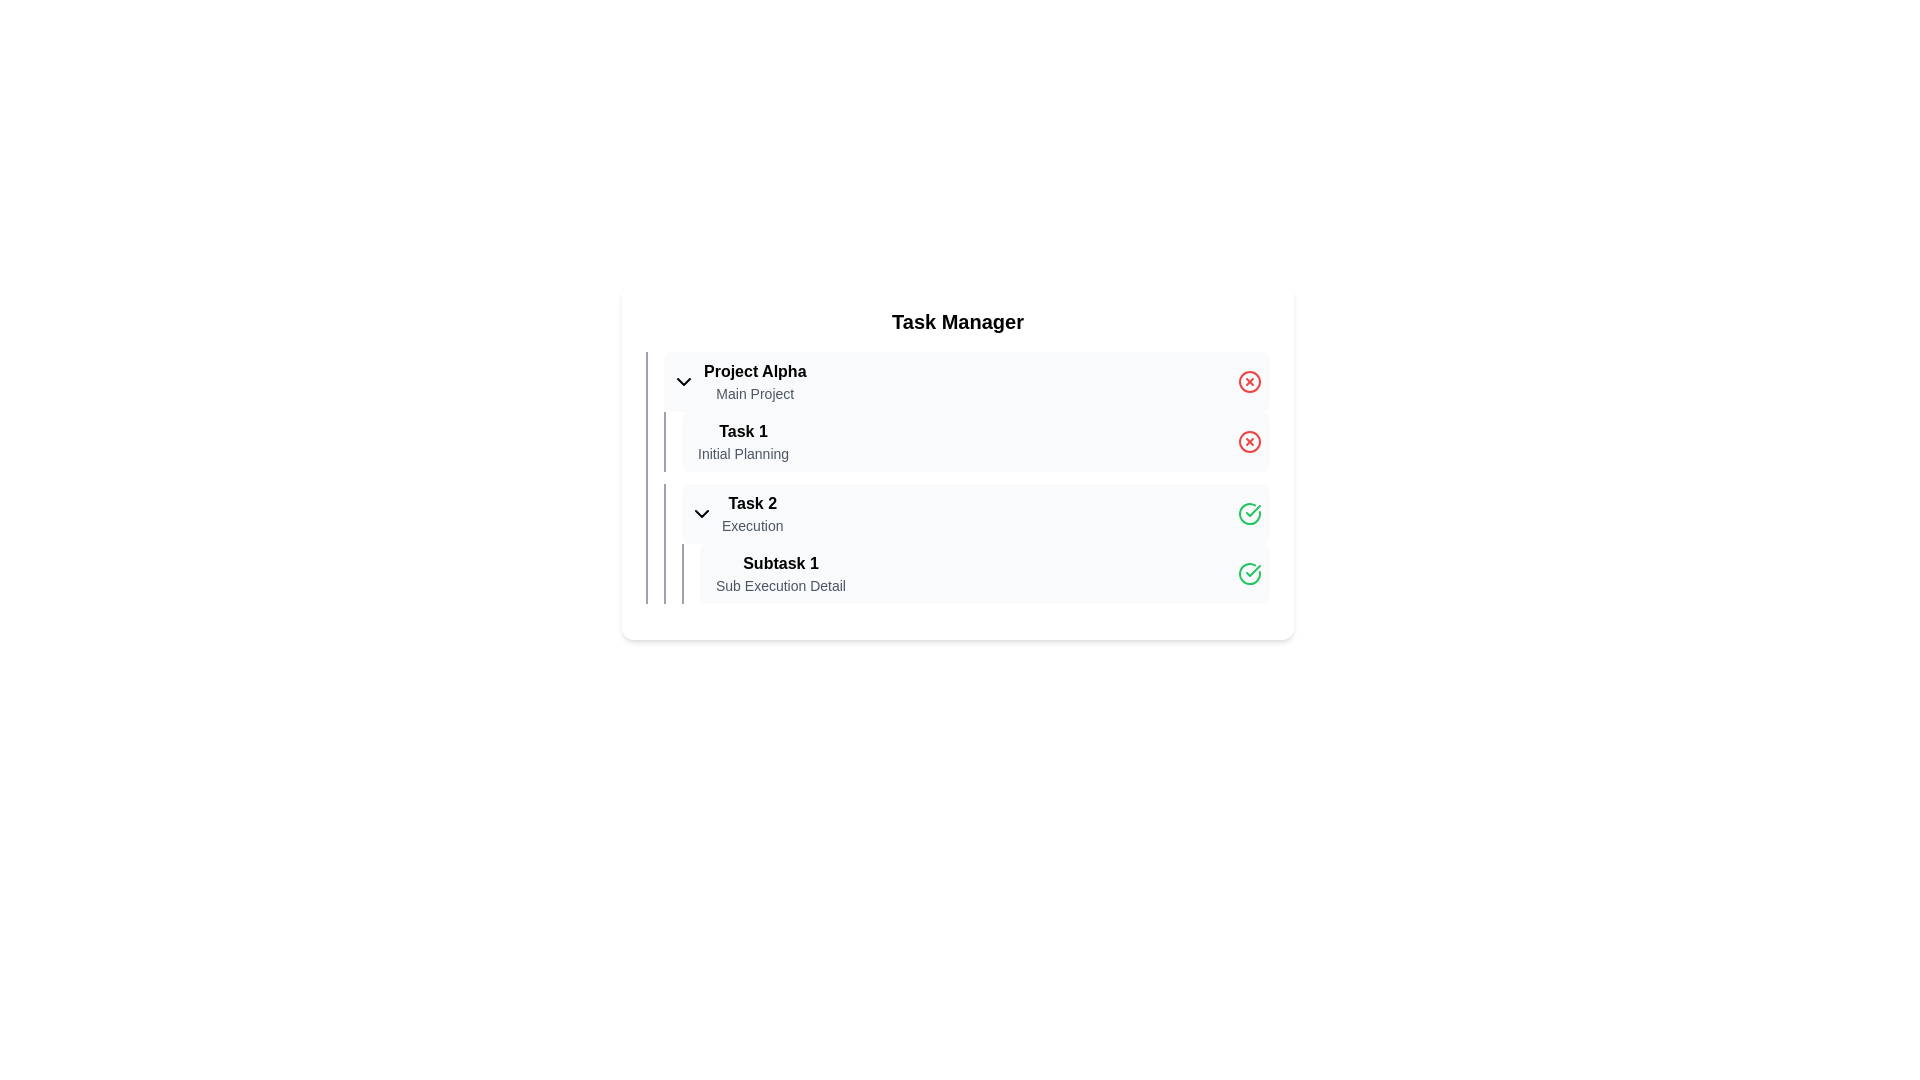 The height and width of the screenshot is (1080, 1920). Describe the element at coordinates (776, 574) in the screenshot. I see `the text display element that shows 'Subtask 1' and 'Sub Execution Detail' located under the 'Task 2' section, below the 'Execution' label, and aligned with a green checkmark icon` at that location.